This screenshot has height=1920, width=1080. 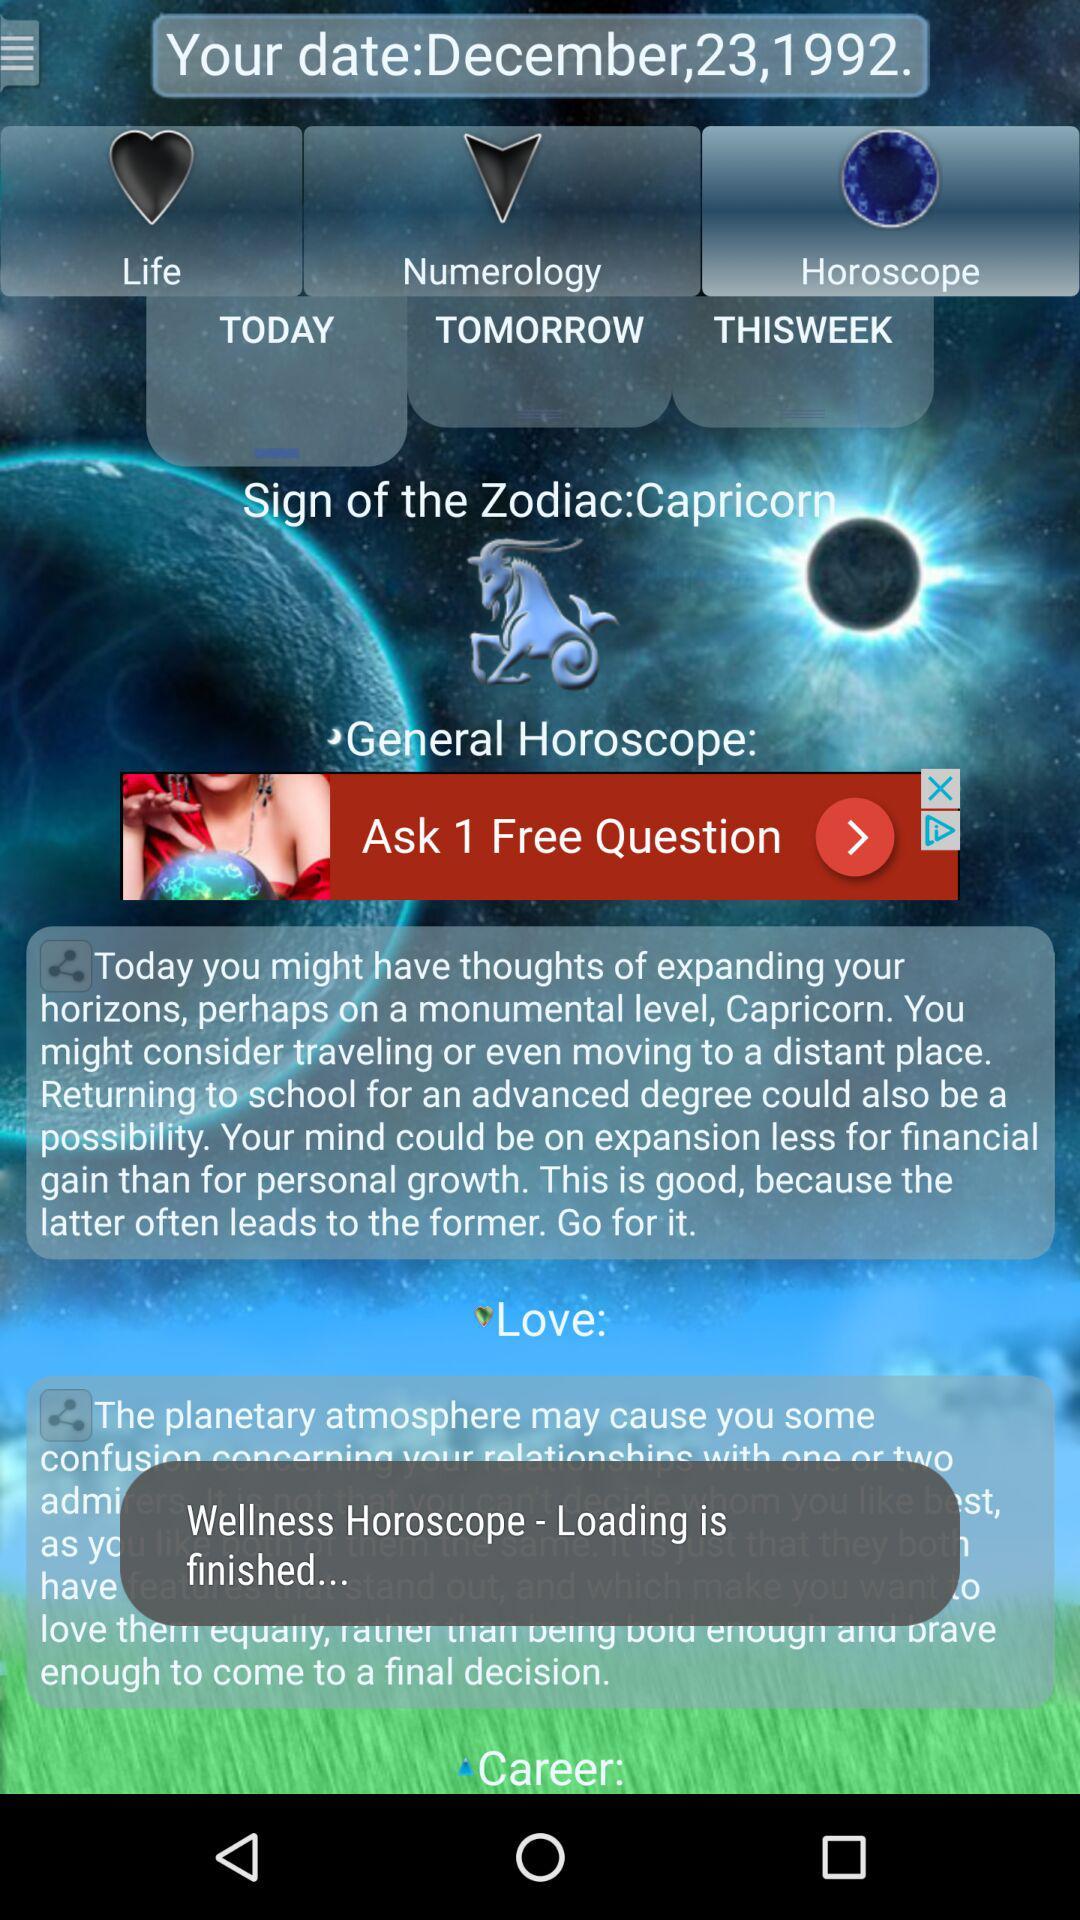 I want to click on for advertisement, so click(x=540, y=834).